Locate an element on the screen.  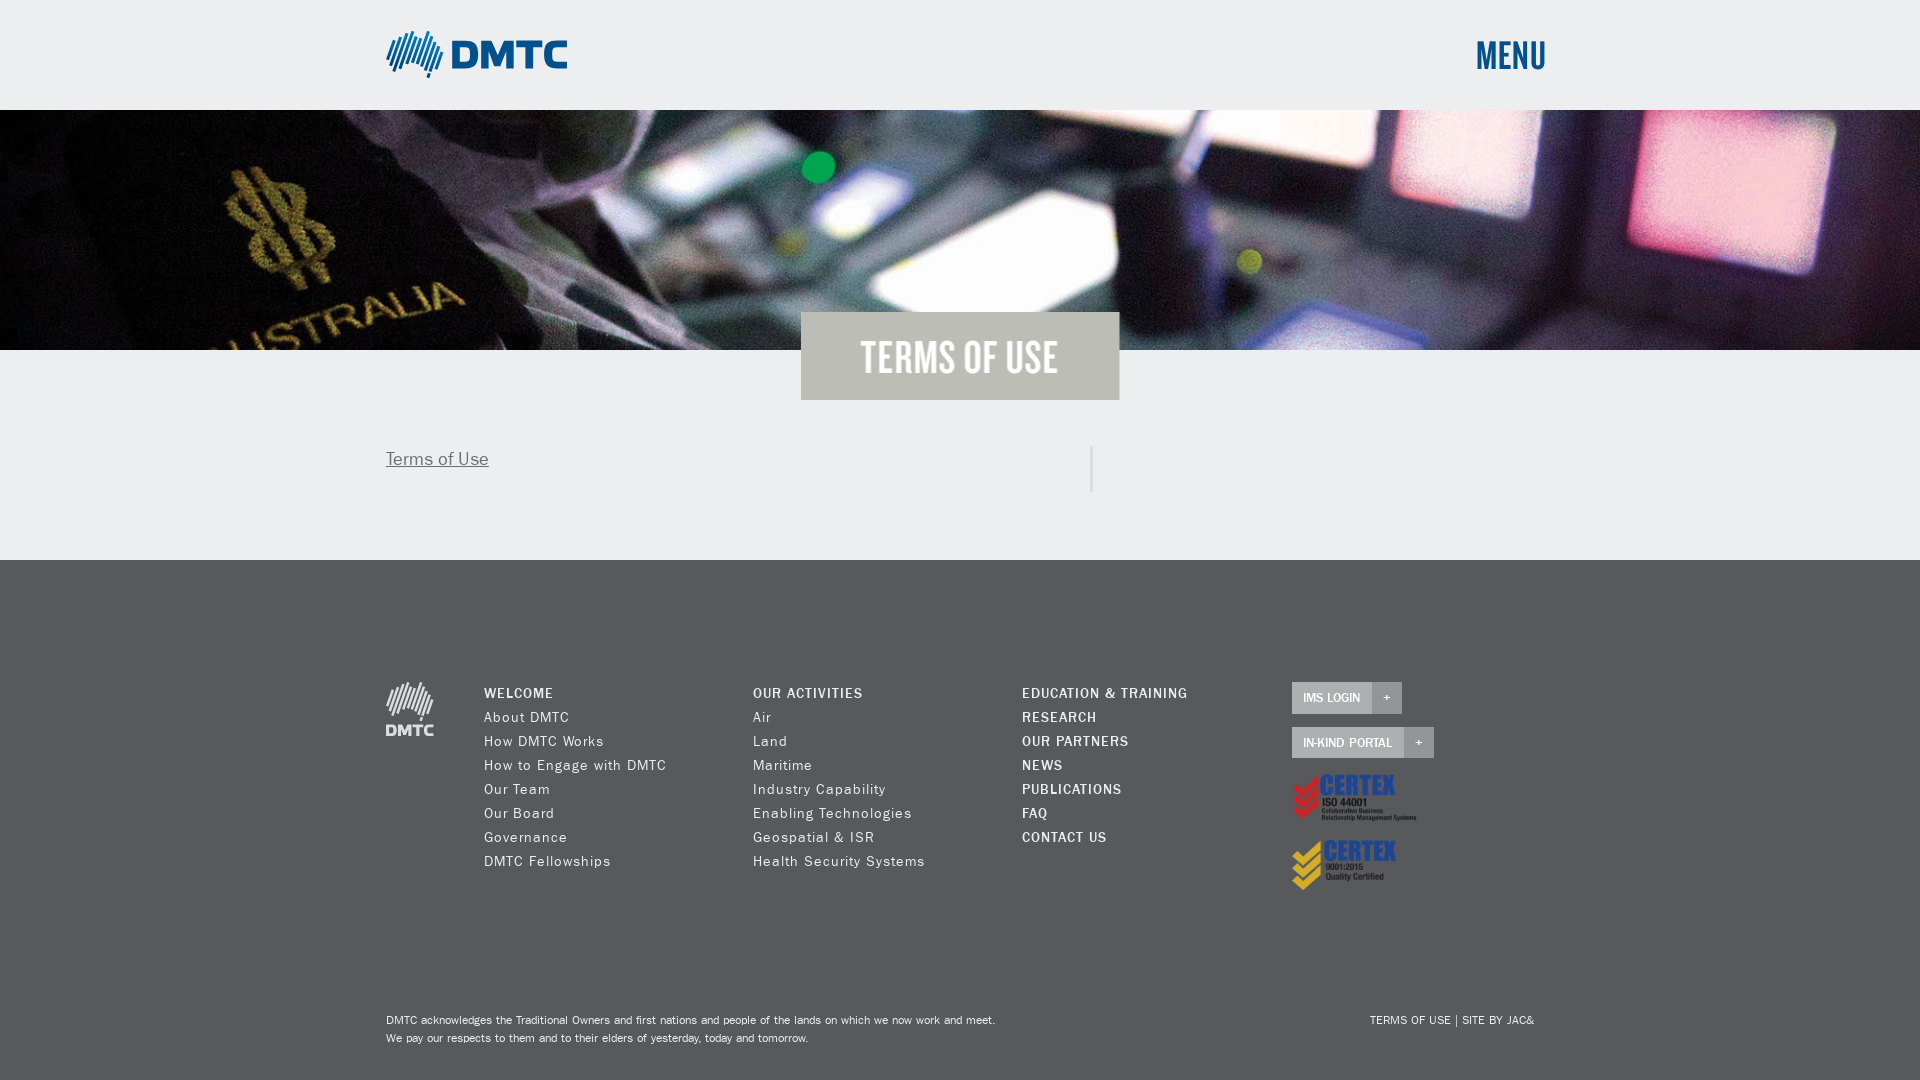
'Our Team' is located at coordinates (484, 789).